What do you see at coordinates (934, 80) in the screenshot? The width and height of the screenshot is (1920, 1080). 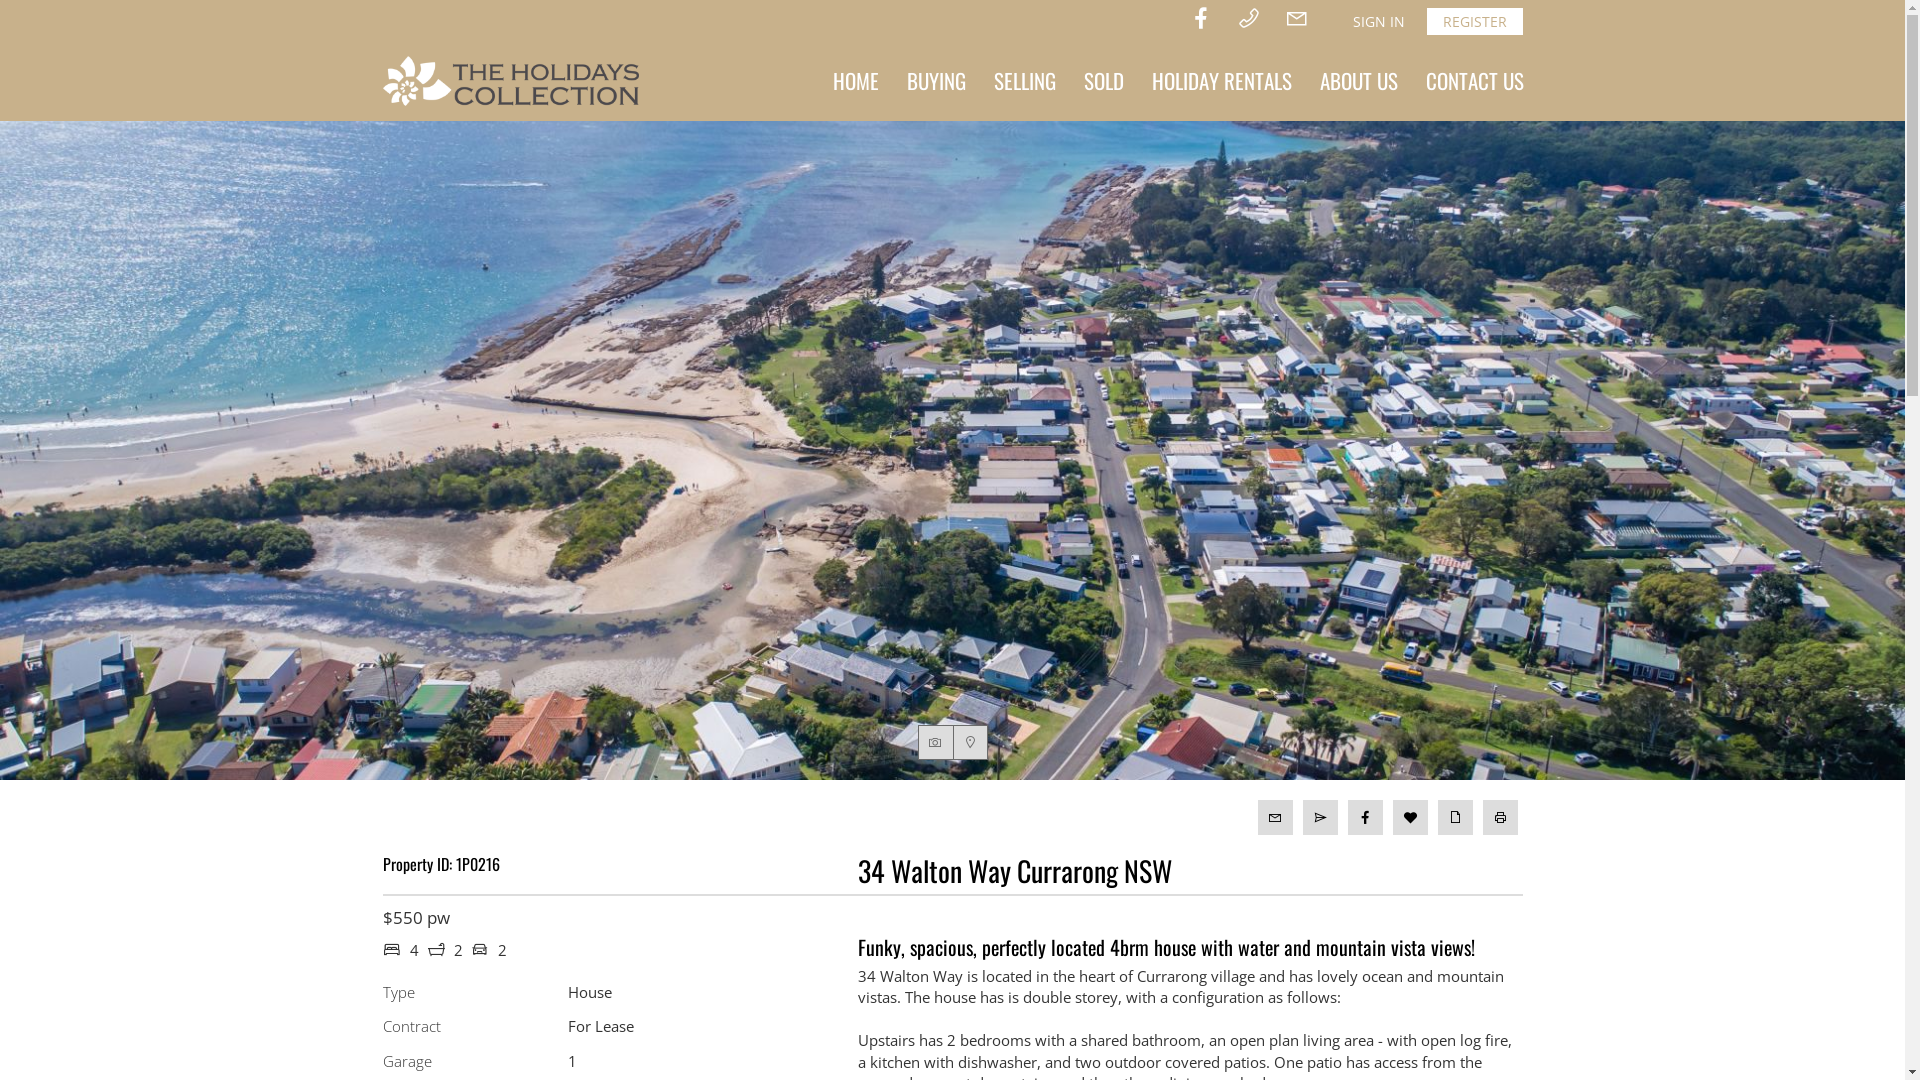 I see `'BUYING'` at bounding box center [934, 80].